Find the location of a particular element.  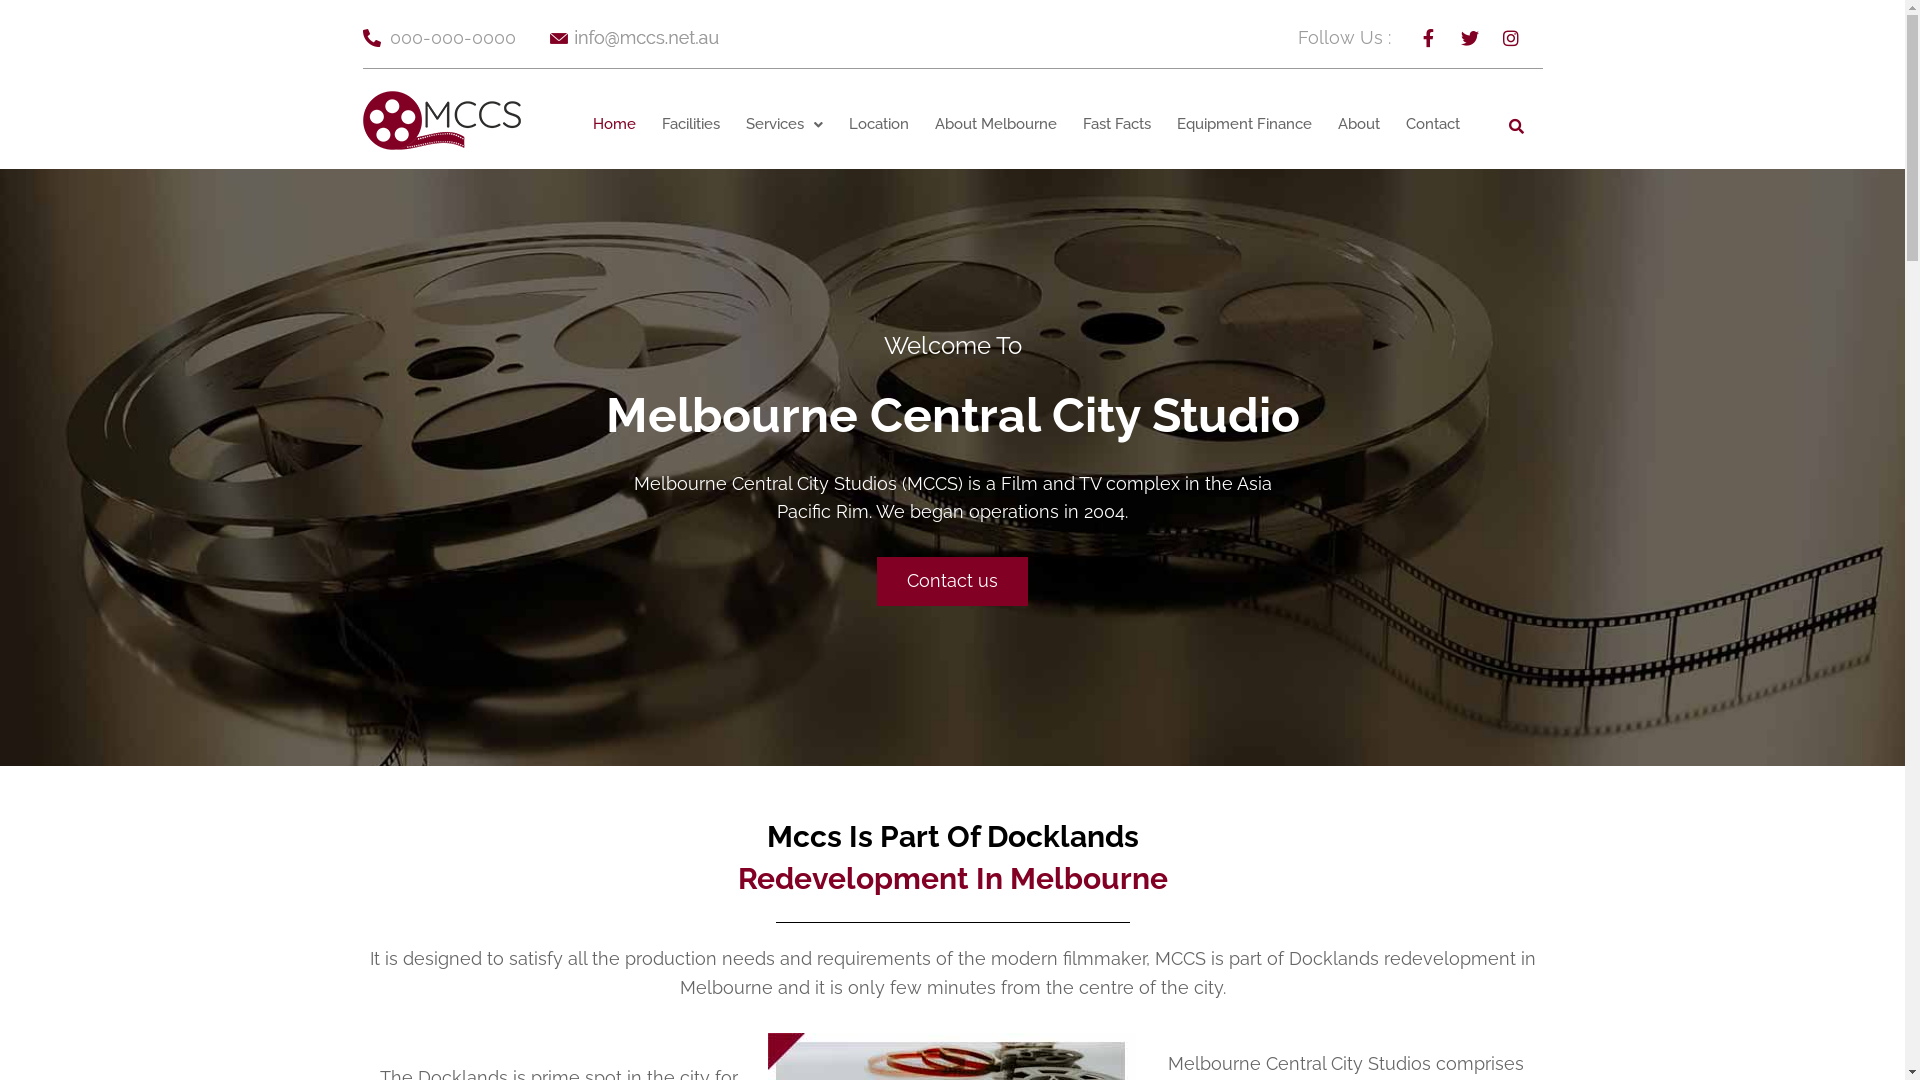

'Contact' is located at coordinates (1432, 124).